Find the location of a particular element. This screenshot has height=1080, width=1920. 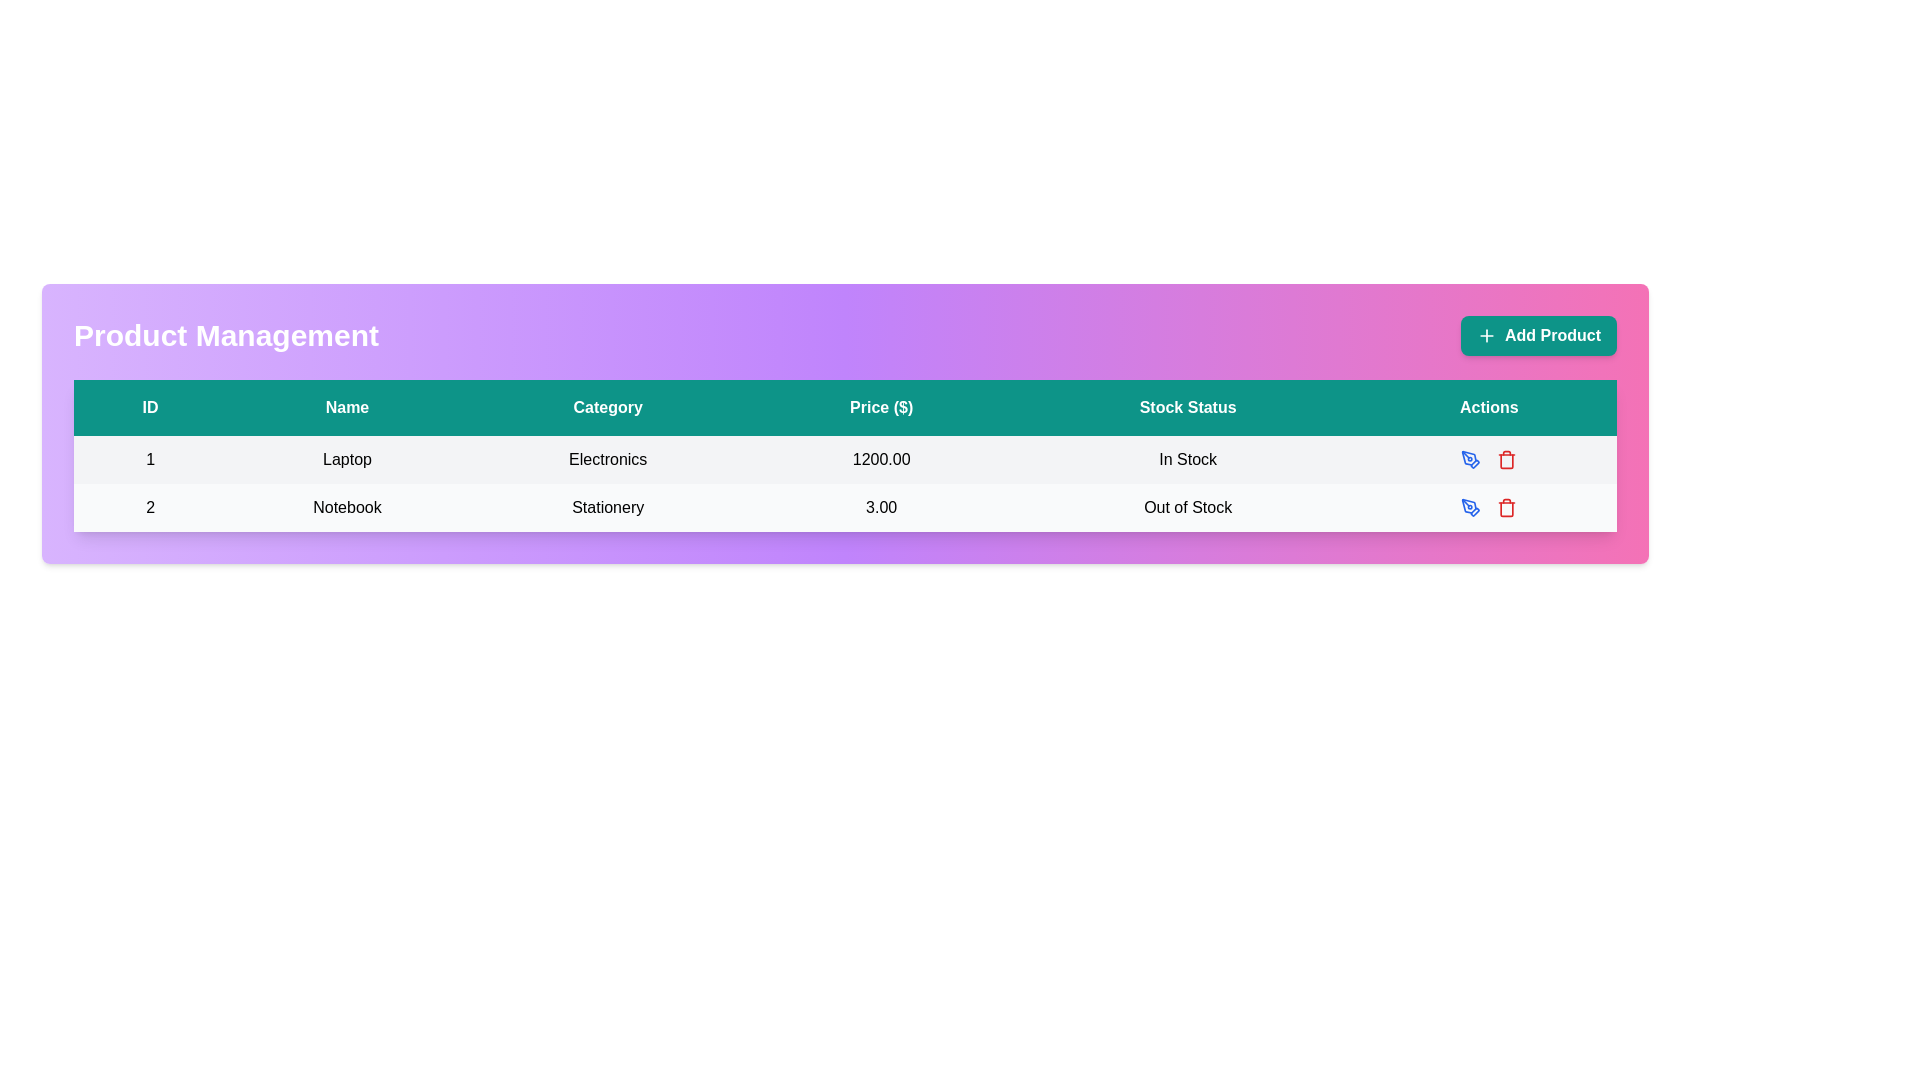

the Table Header Cell for the 'ID' column, which is the first column header in the table's header row located under the 'Product Management' section is located at coordinates (149, 407).